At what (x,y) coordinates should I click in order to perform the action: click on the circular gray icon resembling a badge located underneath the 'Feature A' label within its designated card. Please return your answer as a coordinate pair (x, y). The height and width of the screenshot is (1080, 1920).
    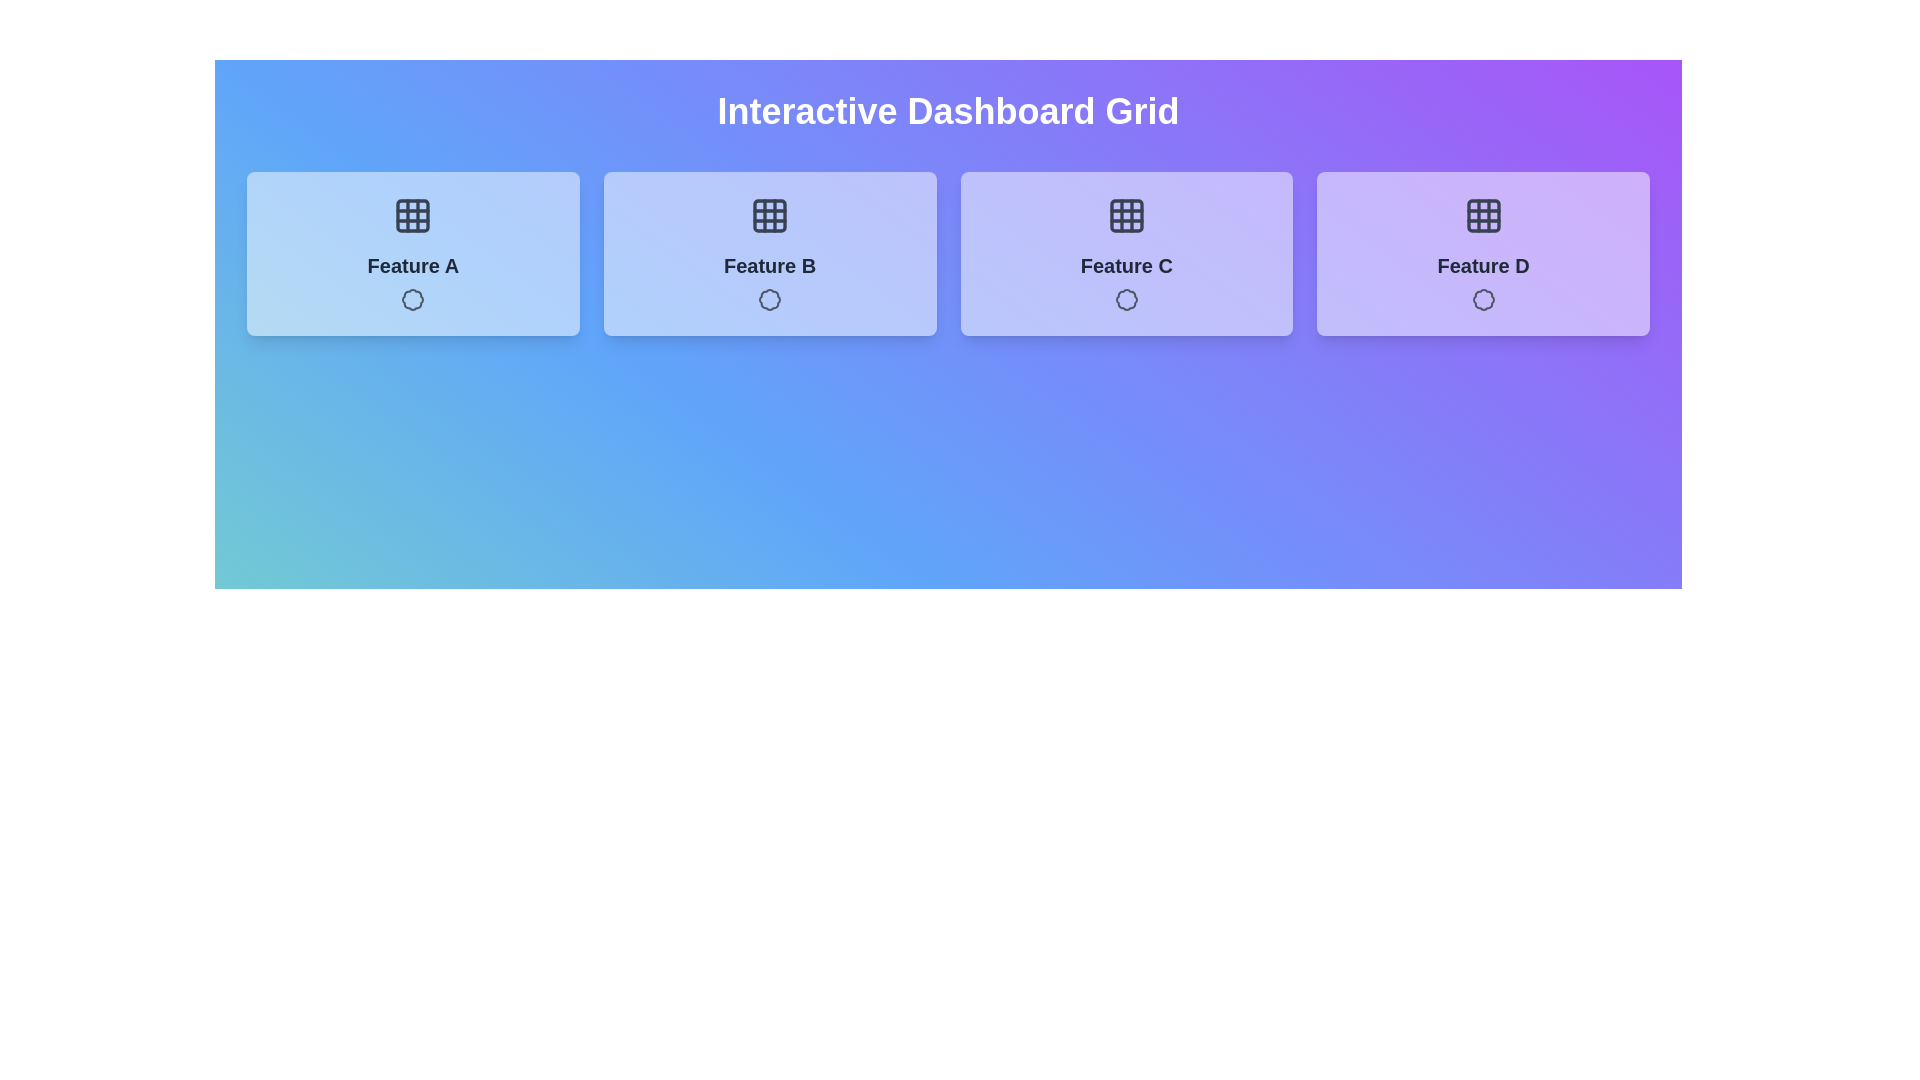
    Looking at the image, I should click on (412, 300).